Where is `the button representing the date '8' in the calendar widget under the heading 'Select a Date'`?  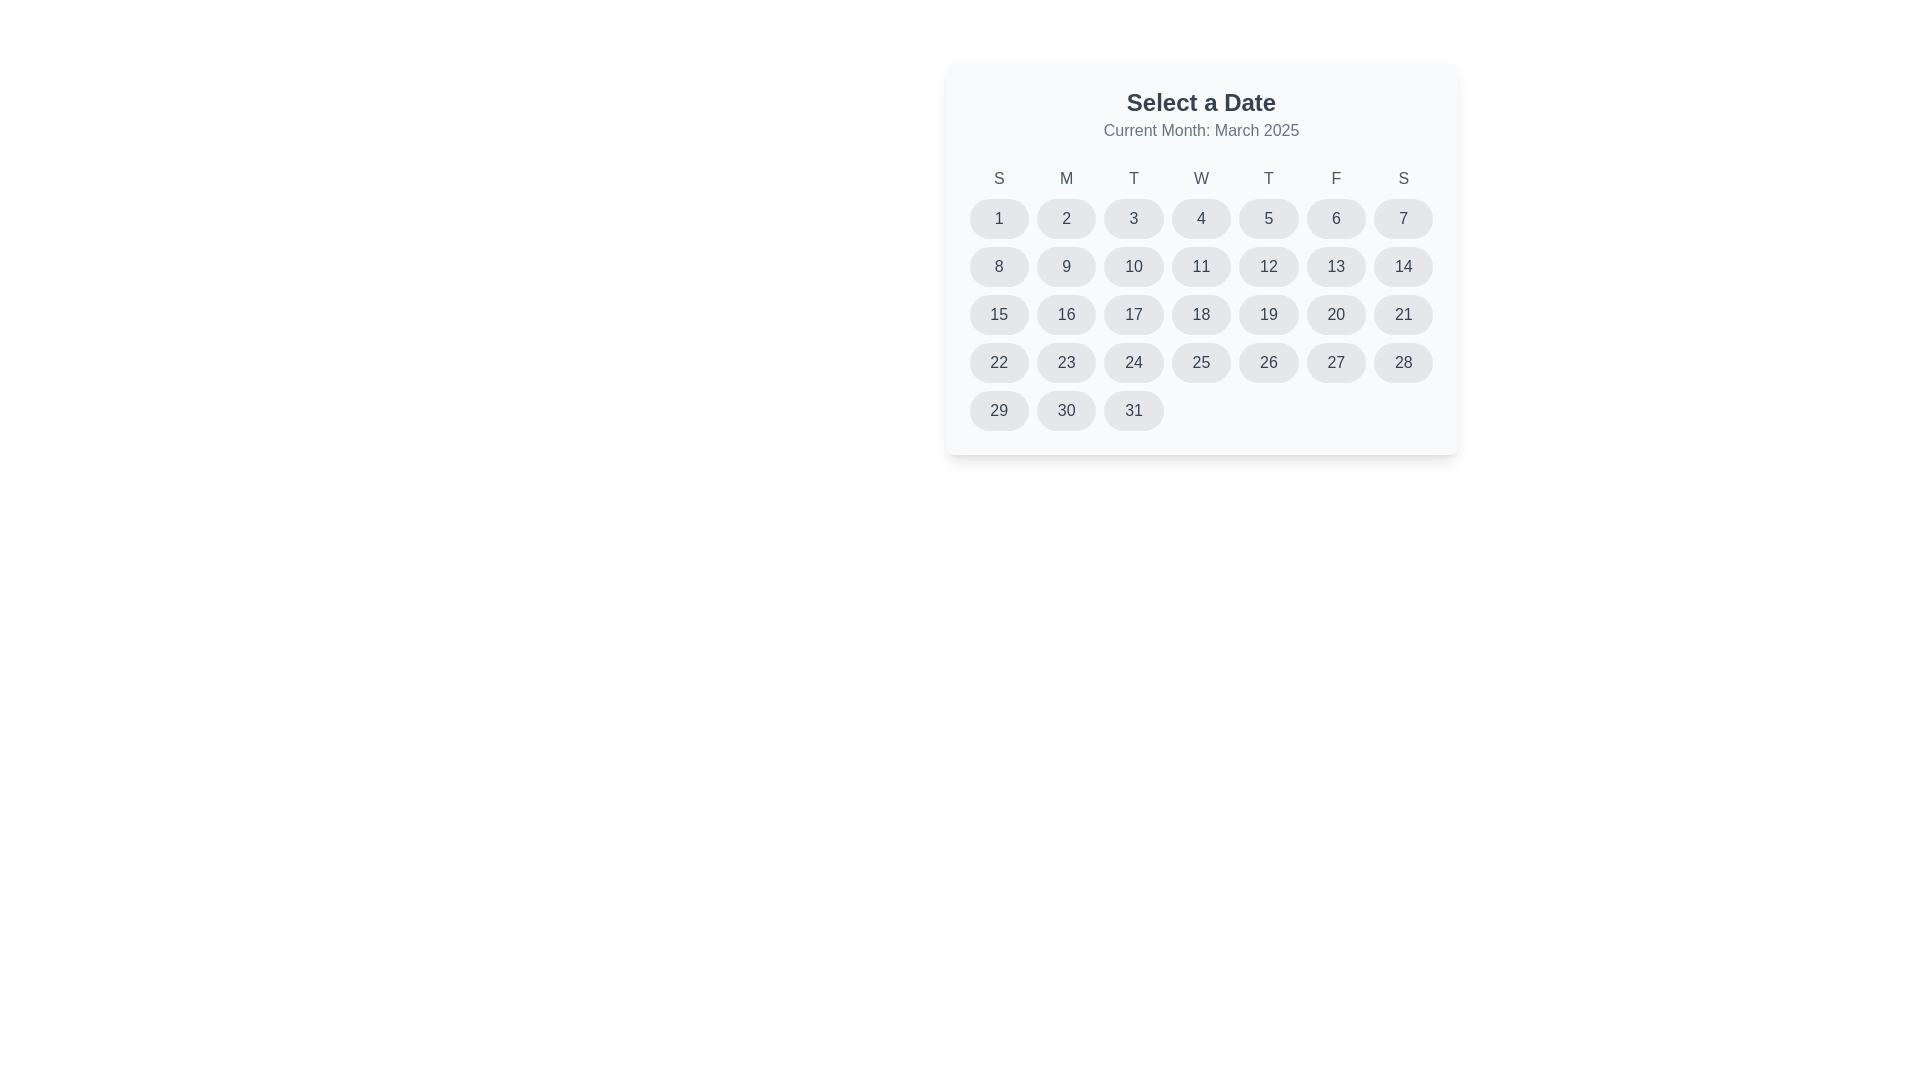 the button representing the date '8' in the calendar widget under the heading 'Select a Date' is located at coordinates (999, 265).